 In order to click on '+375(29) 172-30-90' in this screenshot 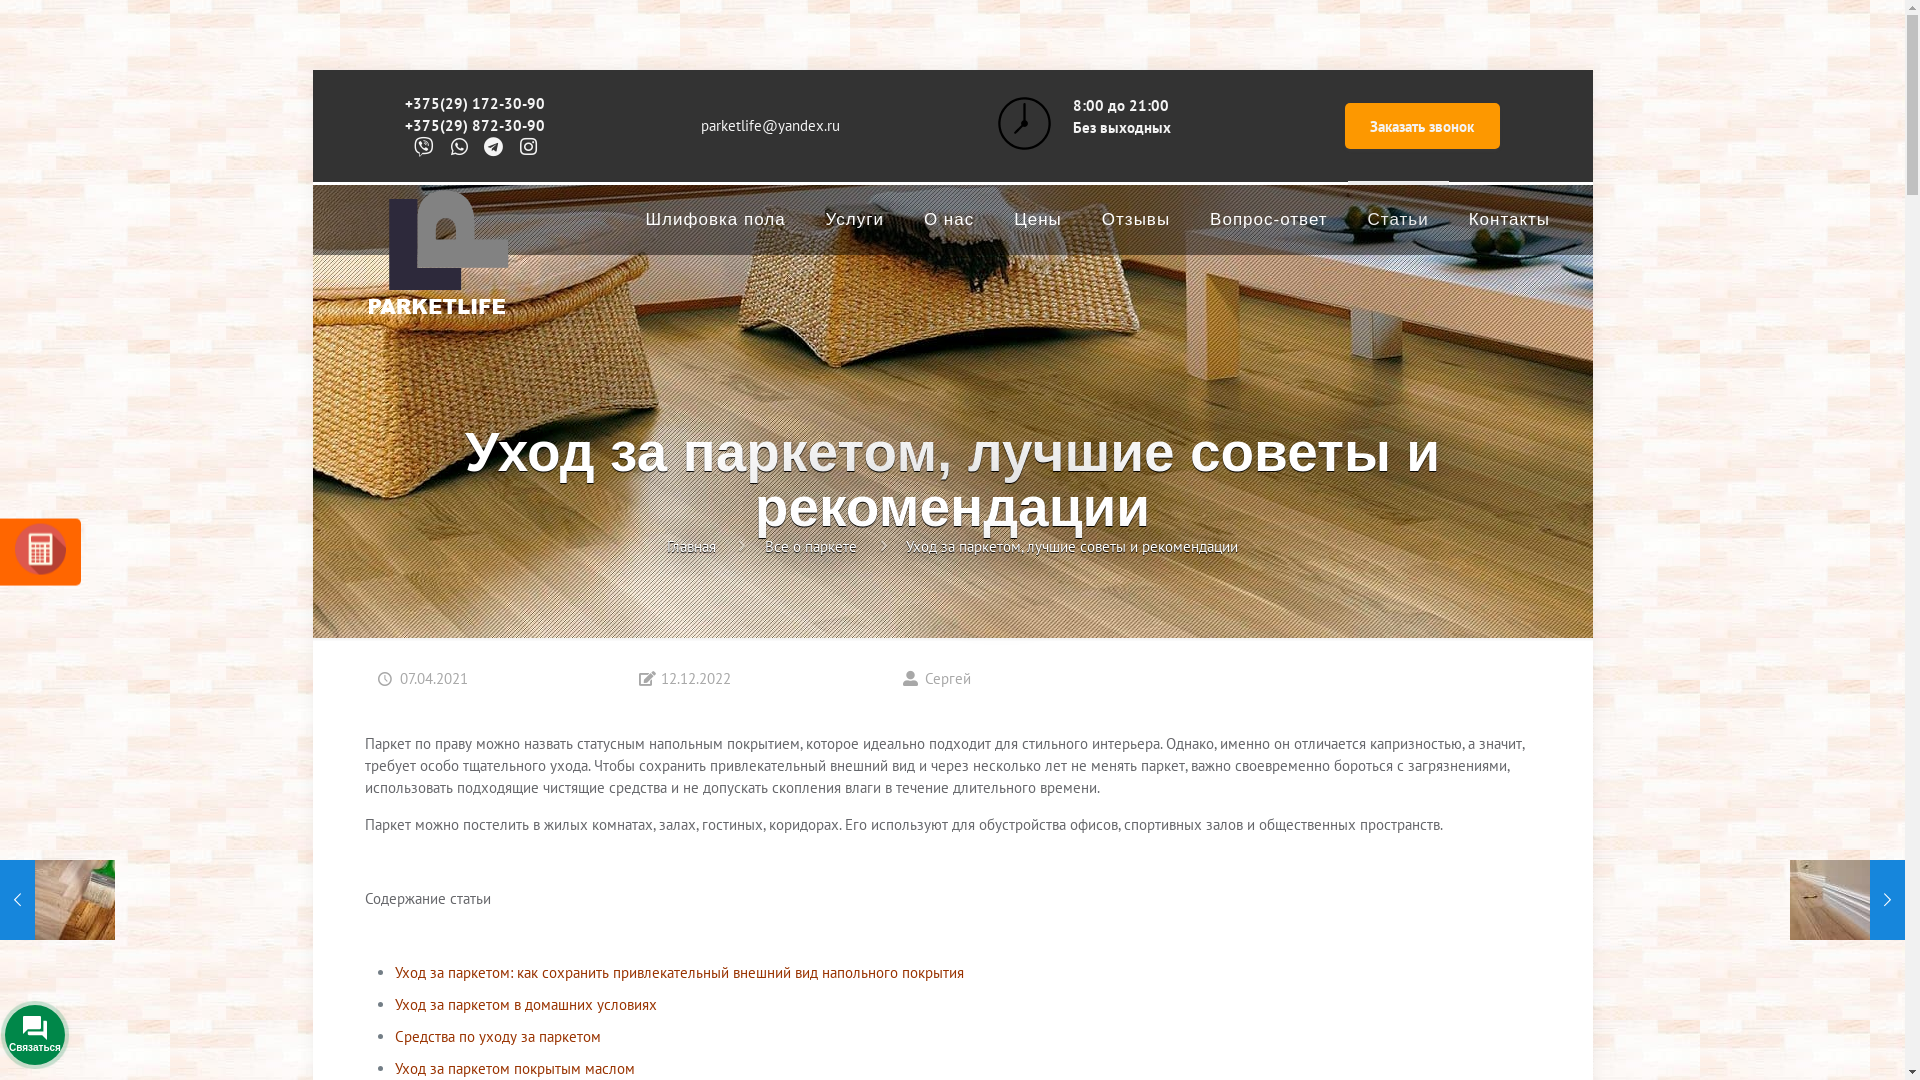, I will do `click(474, 103)`.